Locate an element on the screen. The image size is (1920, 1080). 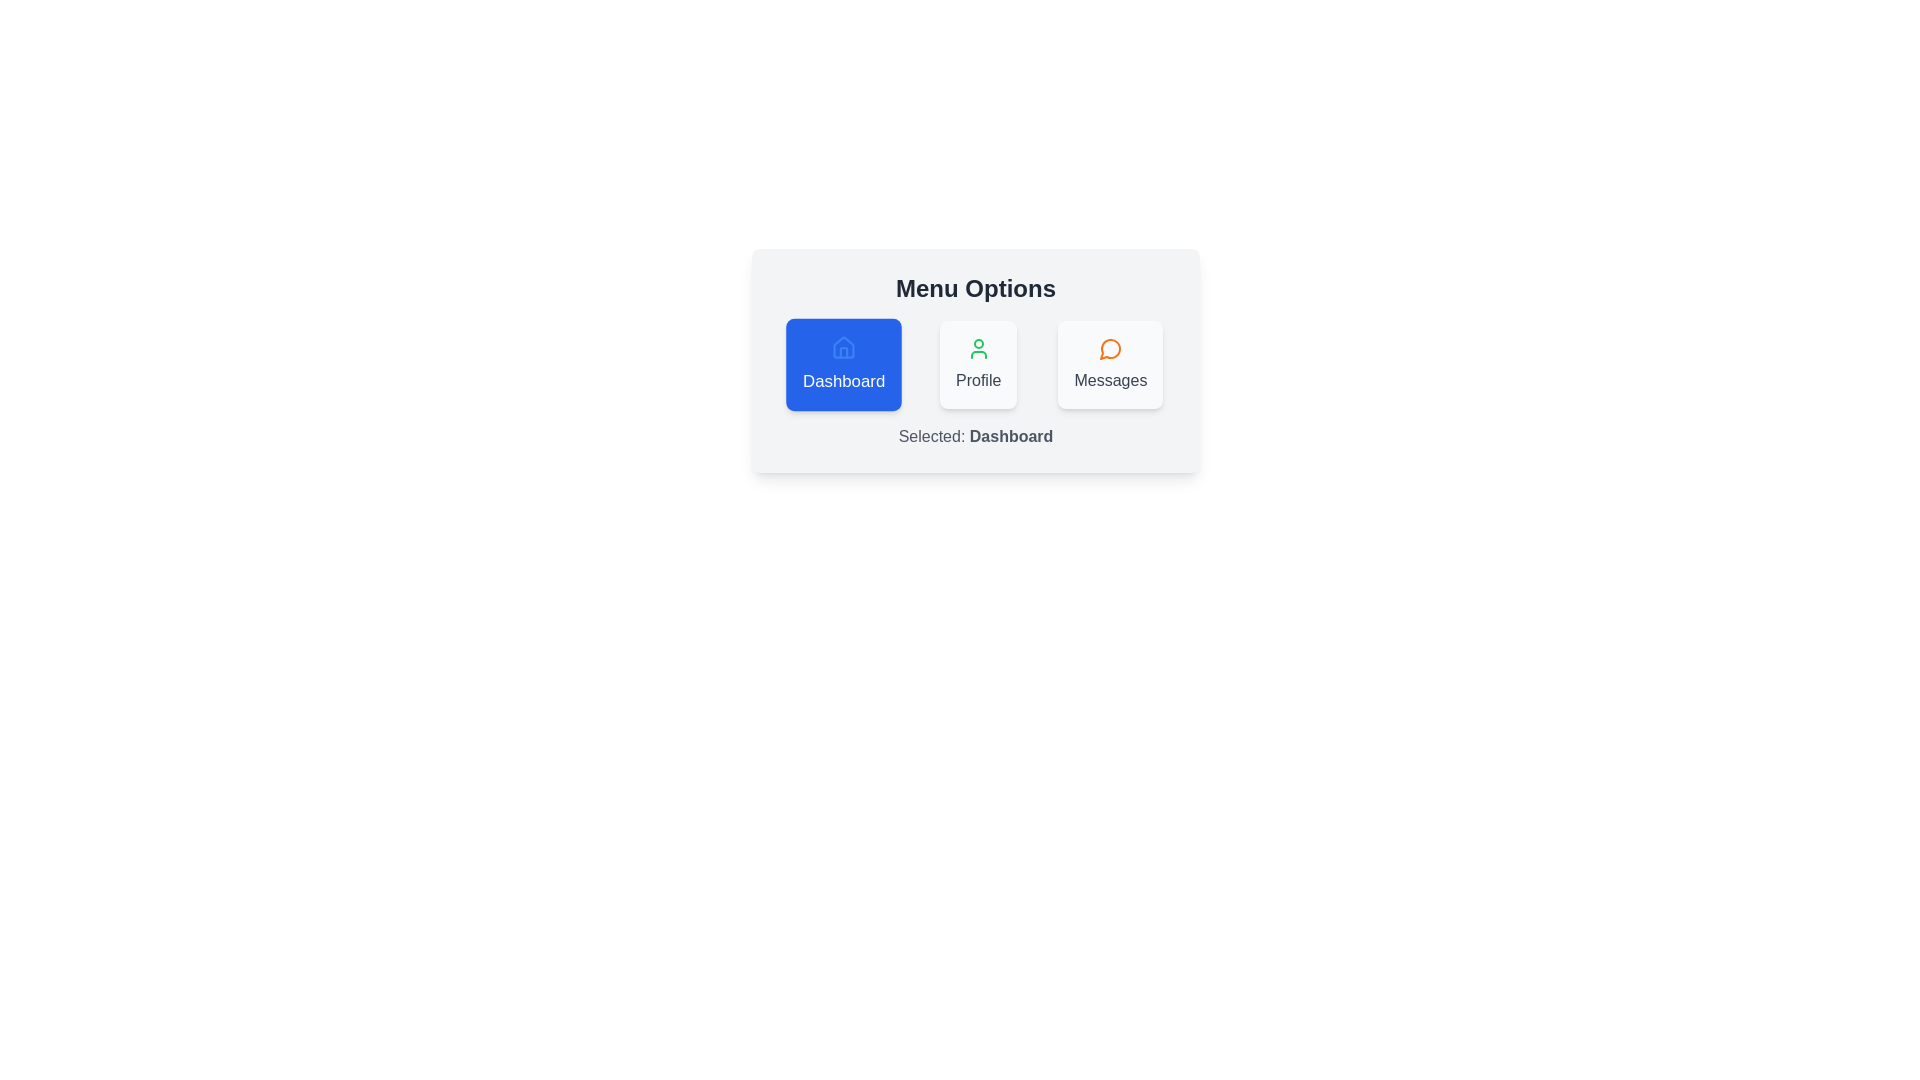
the Messages chip to observe its hover effect is located at coordinates (1109, 365).